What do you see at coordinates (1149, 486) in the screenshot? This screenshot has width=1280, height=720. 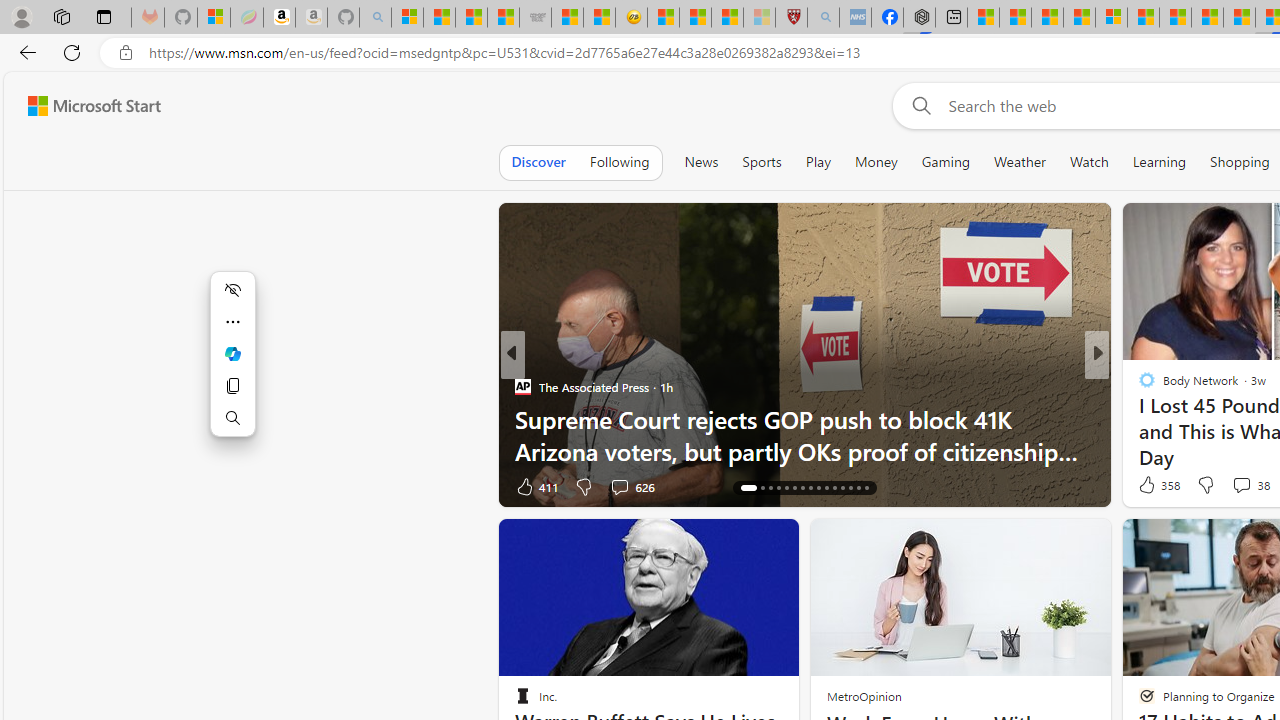 I see `'67 Like'` at bounding box center [1149, 486].